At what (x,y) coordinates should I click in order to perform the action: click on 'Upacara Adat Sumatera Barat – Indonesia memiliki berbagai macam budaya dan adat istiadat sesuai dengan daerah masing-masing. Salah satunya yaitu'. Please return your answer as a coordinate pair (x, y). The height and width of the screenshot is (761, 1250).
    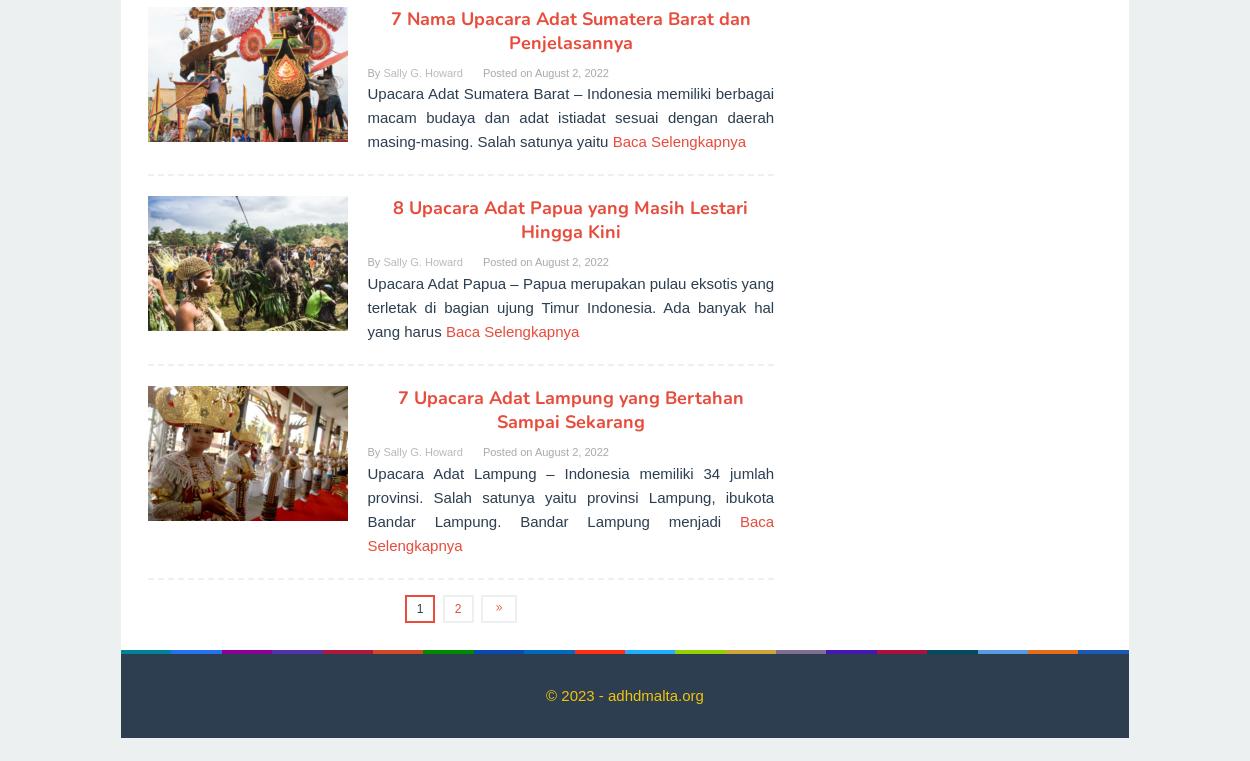
    Looking at the image, I should click on (569, 117).